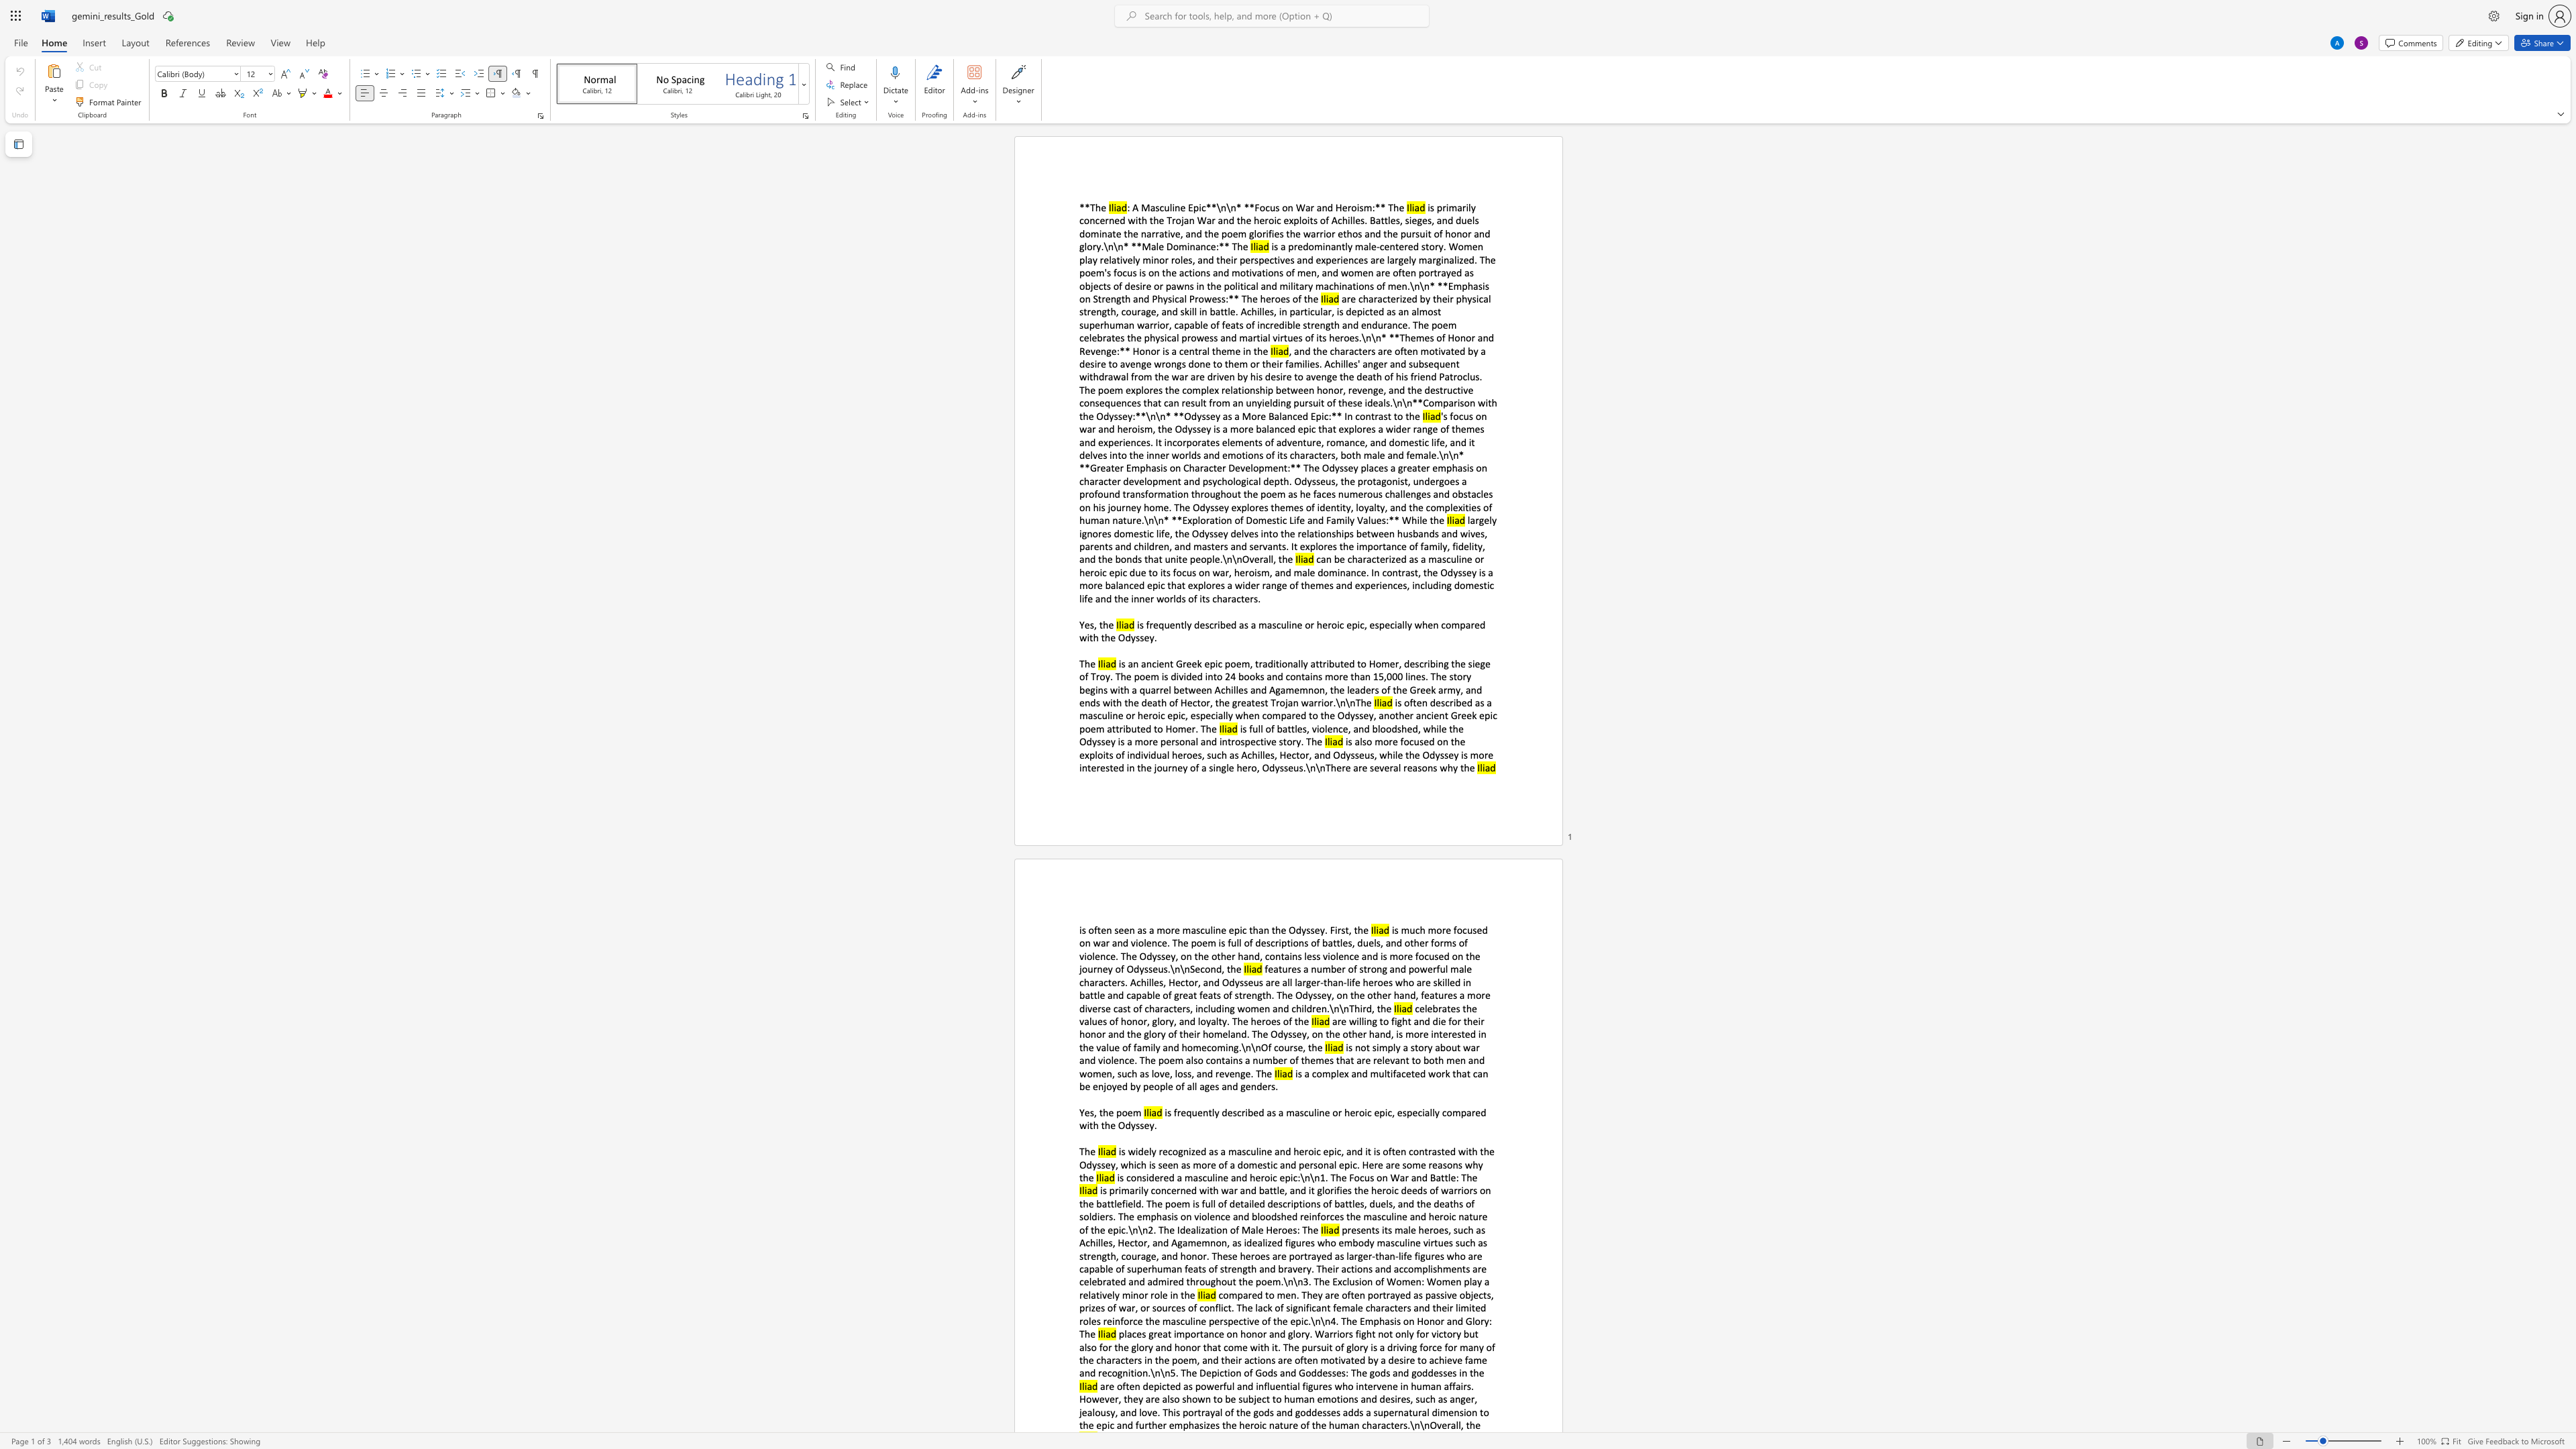 This screenshot has height=1449, width=2576. Describe the element at coordinates (1442, 1424) in the screenshot. I see `the subset text "erall, the" within the text "jealousy, and love. This portrayal of the gods and goddesses adds a supernatural dimension to the epic and further emphasizes the heroic nature of the human characters.\n\nOverall, the"` at that location.